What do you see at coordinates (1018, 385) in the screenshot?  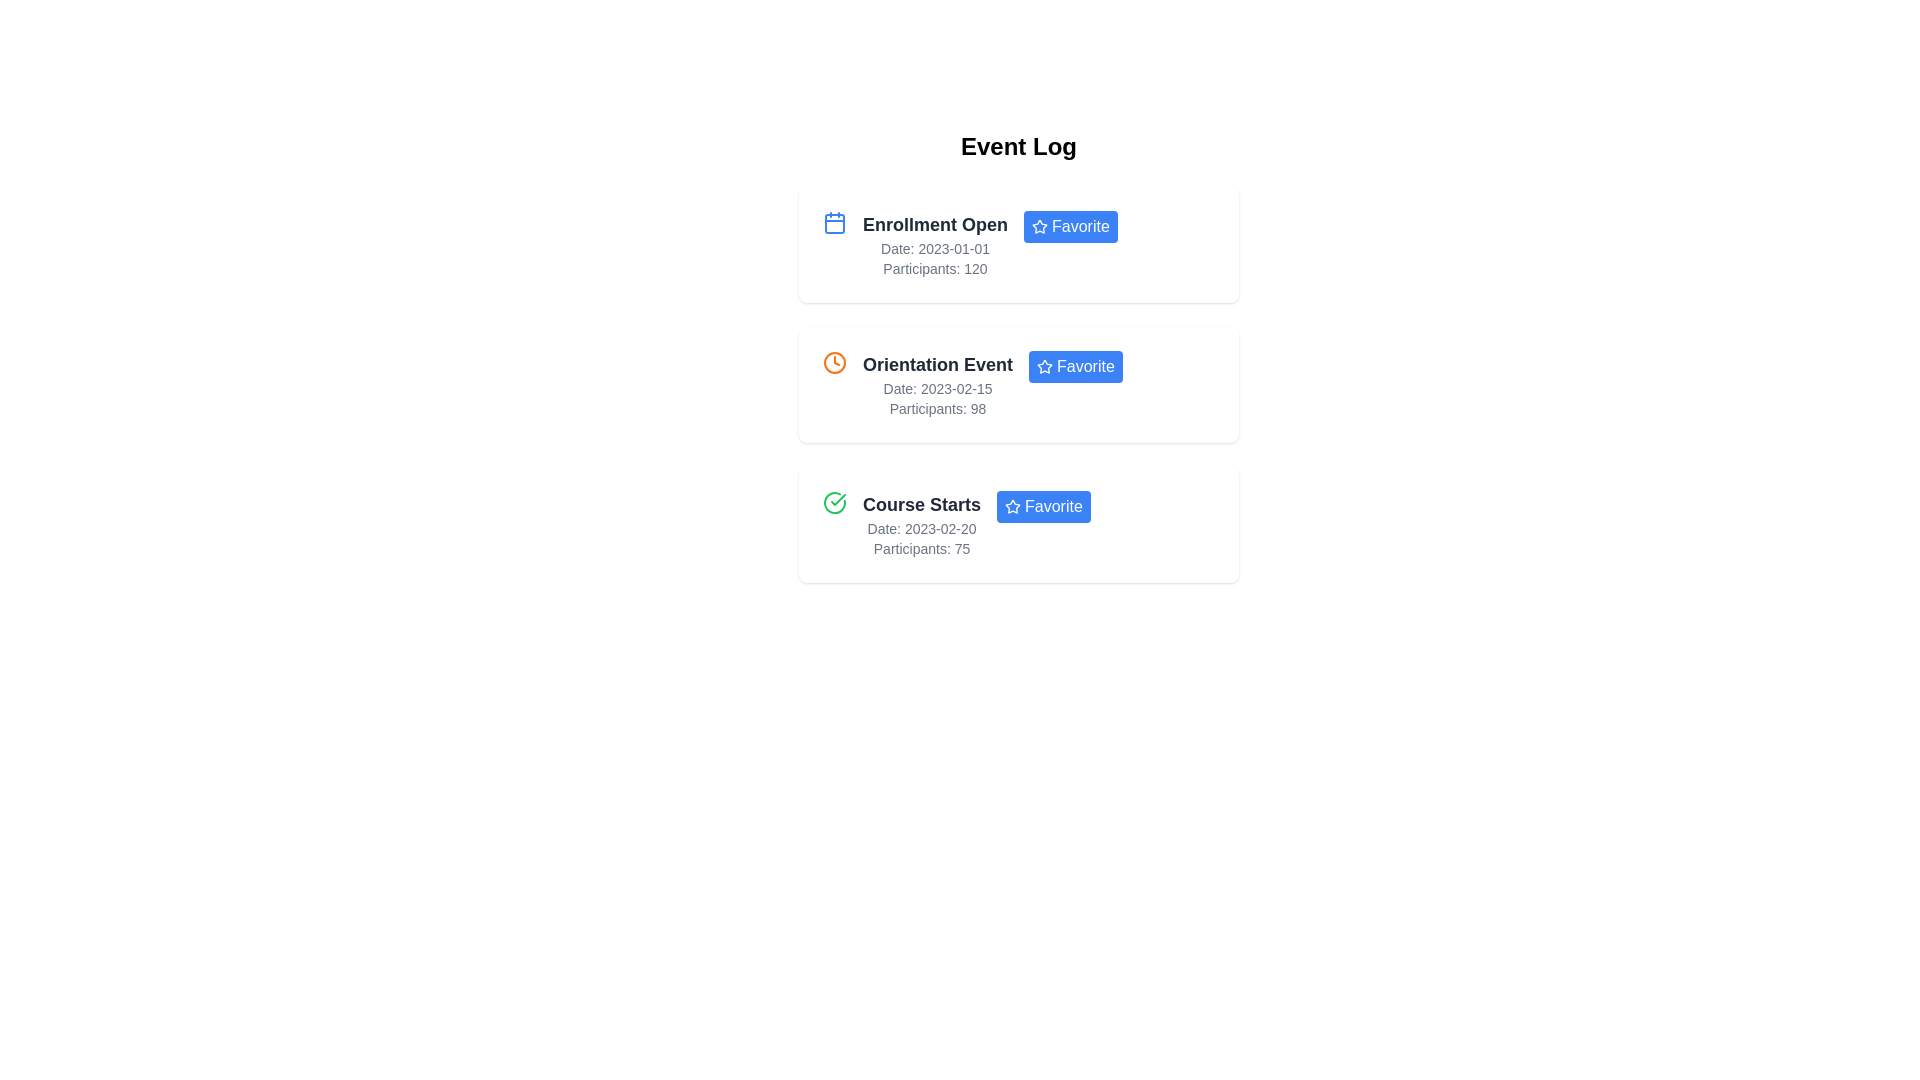 I see `the event card in the composite list element located within the 'Event Log'` at bounding box center [1018, 385].